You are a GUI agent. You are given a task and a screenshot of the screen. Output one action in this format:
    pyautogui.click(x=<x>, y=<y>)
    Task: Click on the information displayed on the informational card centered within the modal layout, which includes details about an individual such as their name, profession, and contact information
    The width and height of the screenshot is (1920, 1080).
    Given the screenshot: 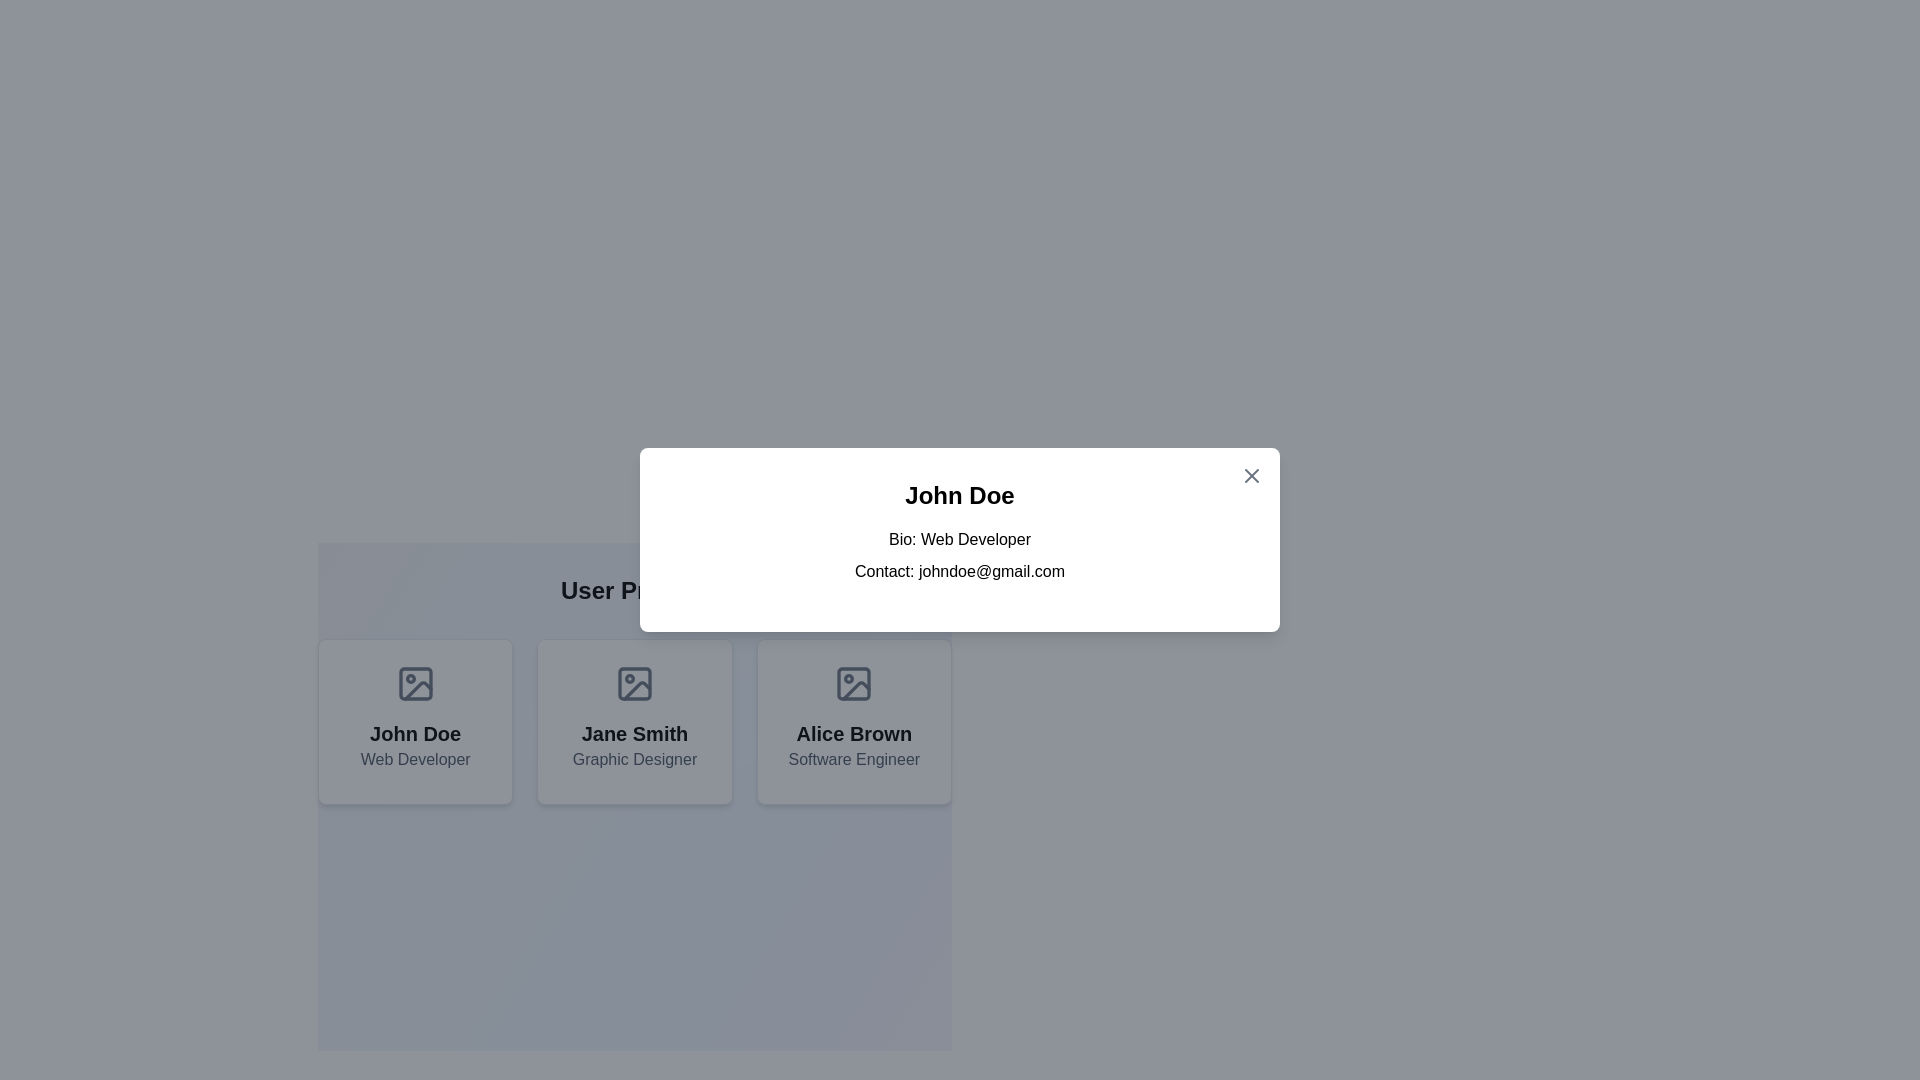 What is the action you would take?
    pyautogui.click(x=960, y=540)
    